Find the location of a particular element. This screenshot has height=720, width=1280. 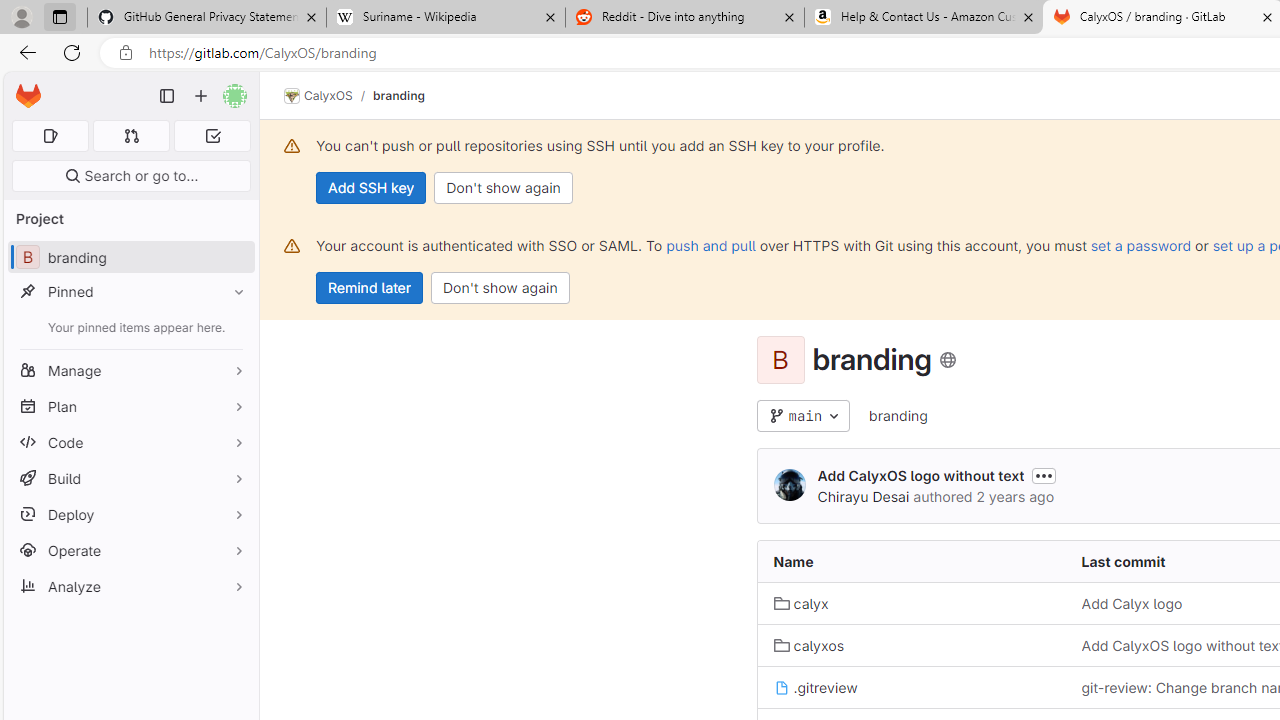

'calyx' is located at coordinates (801, 602).